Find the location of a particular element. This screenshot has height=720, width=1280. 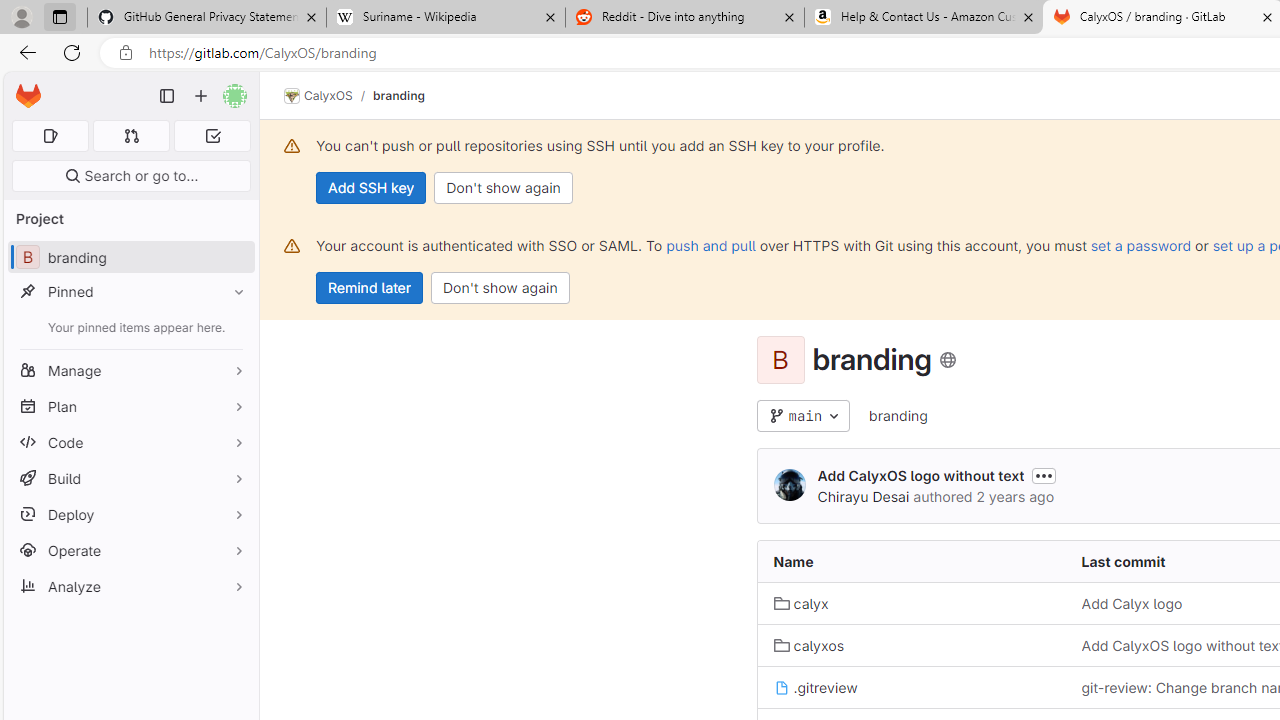

'calyx' is located at coordinates (801, 602).